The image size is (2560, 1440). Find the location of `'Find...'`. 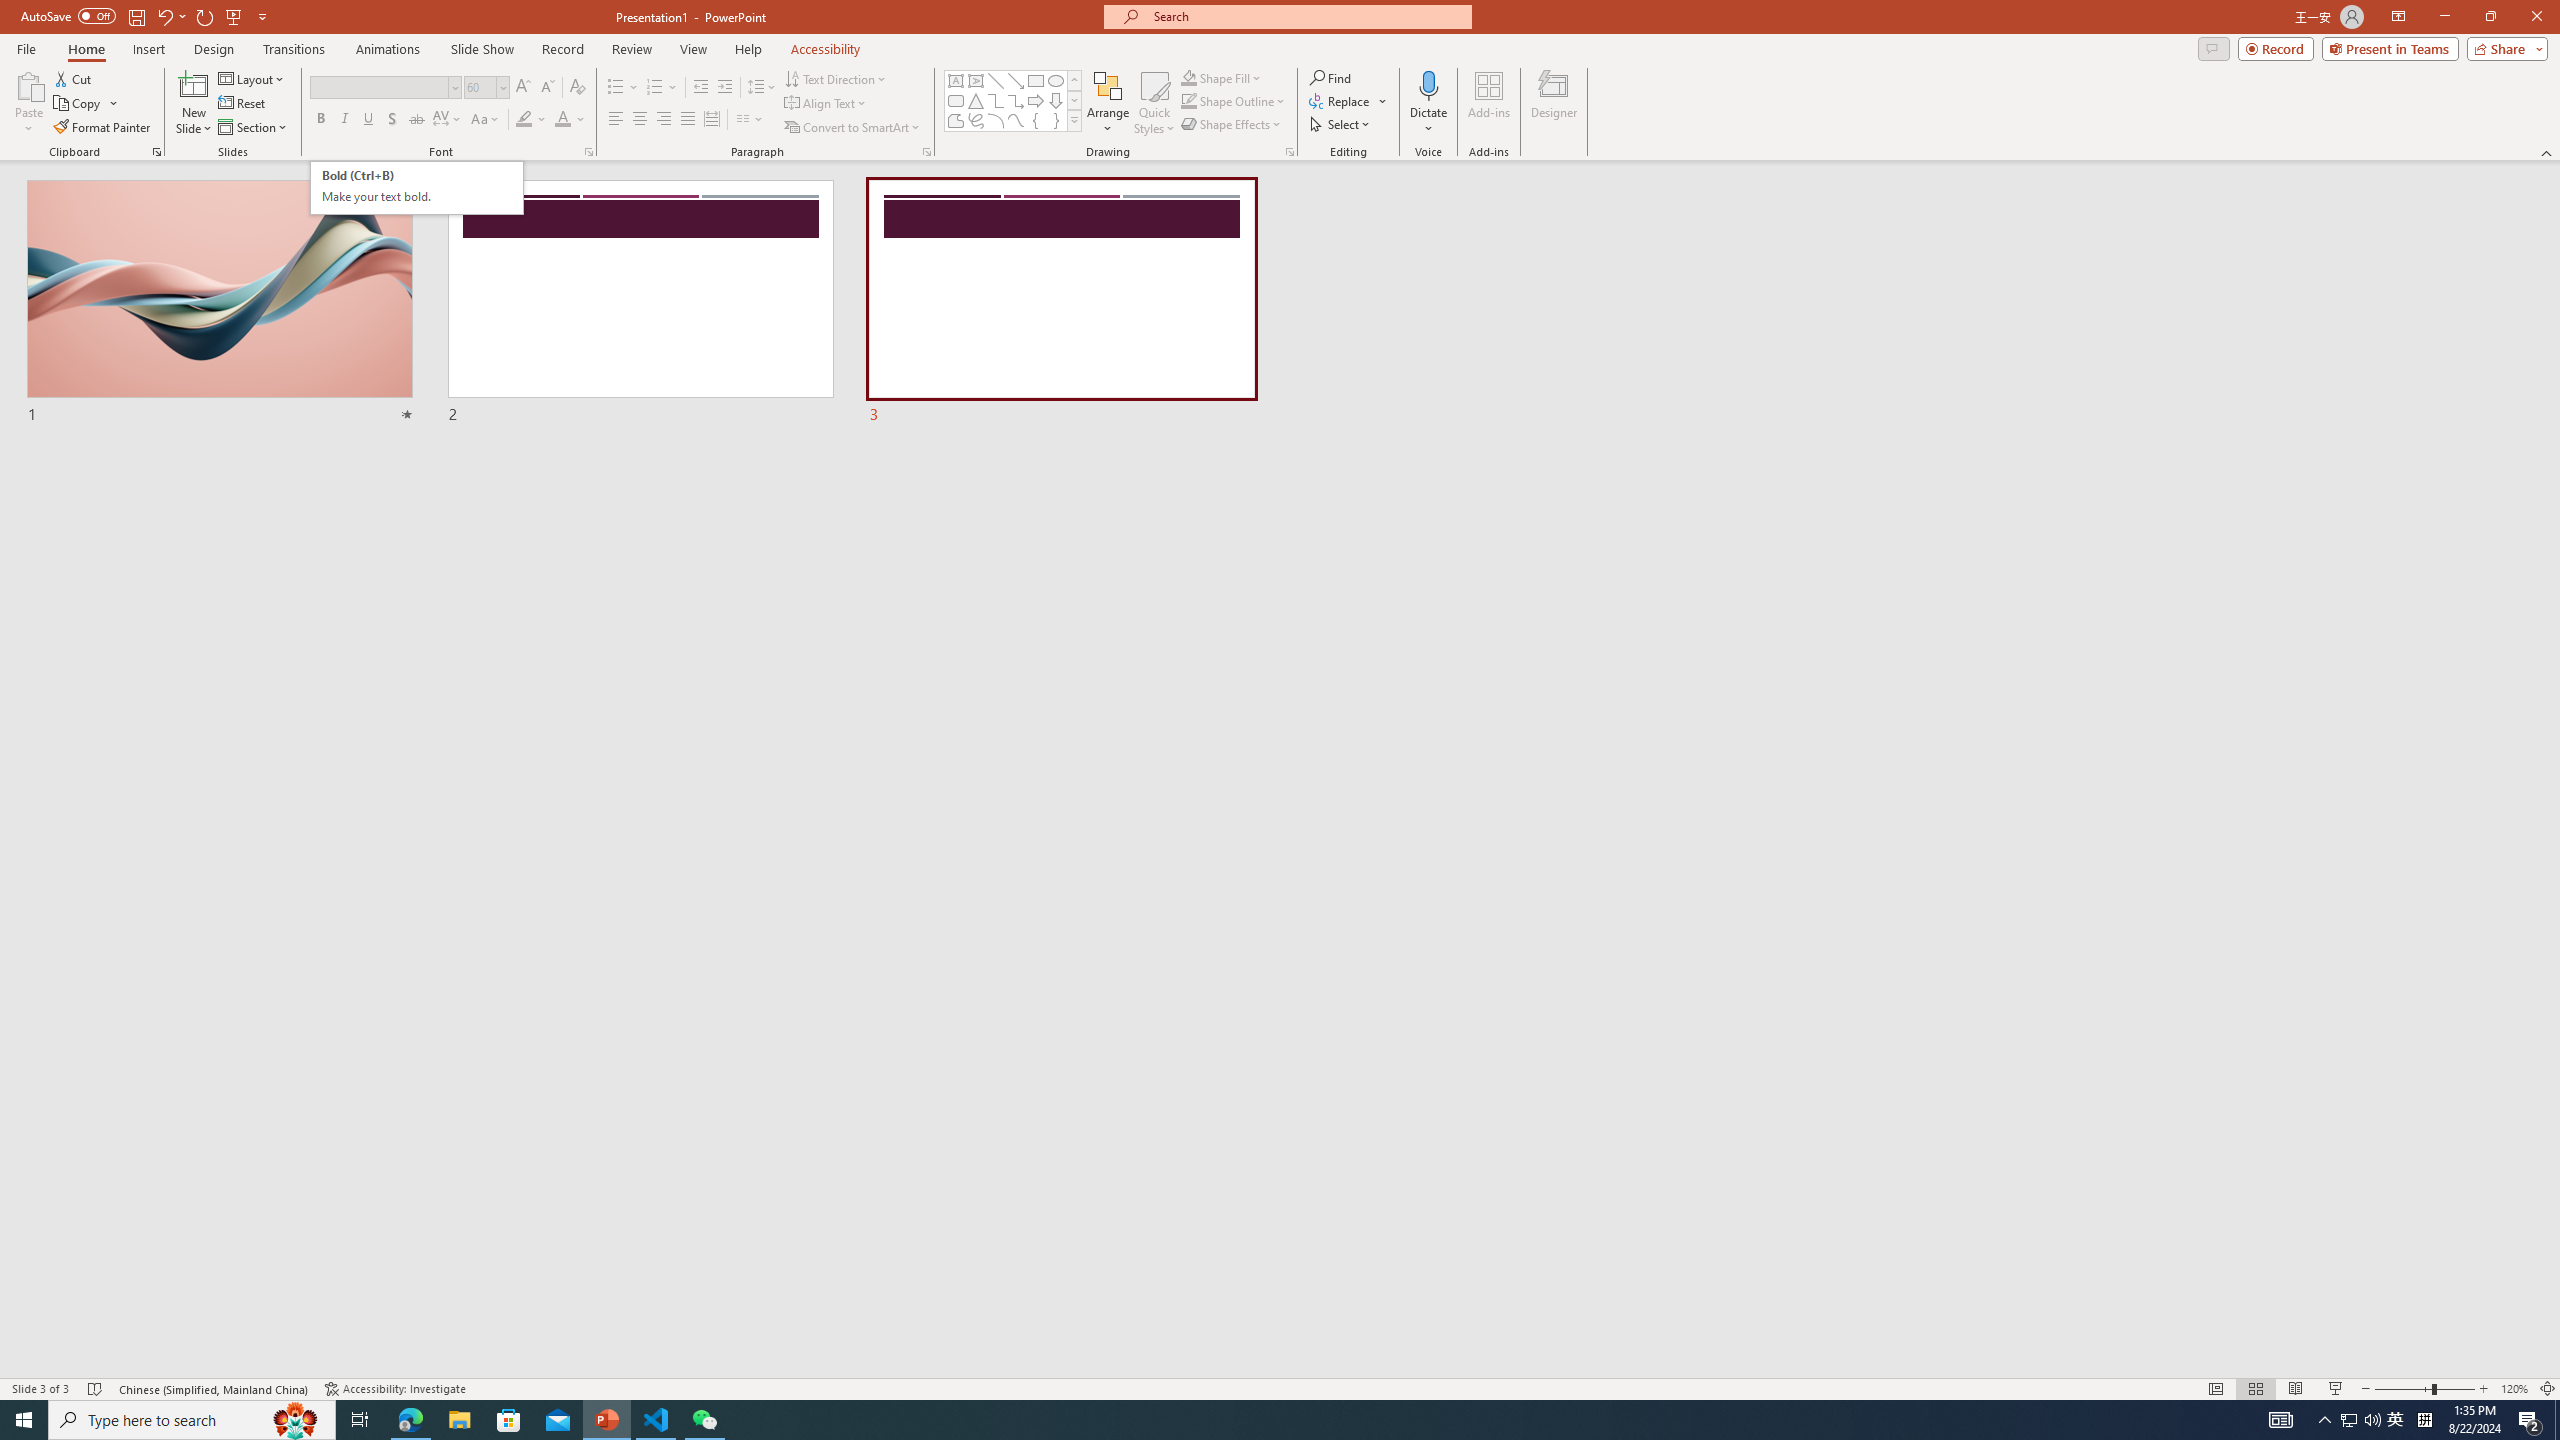

'Find...' is located at coordinates (1330, 77).